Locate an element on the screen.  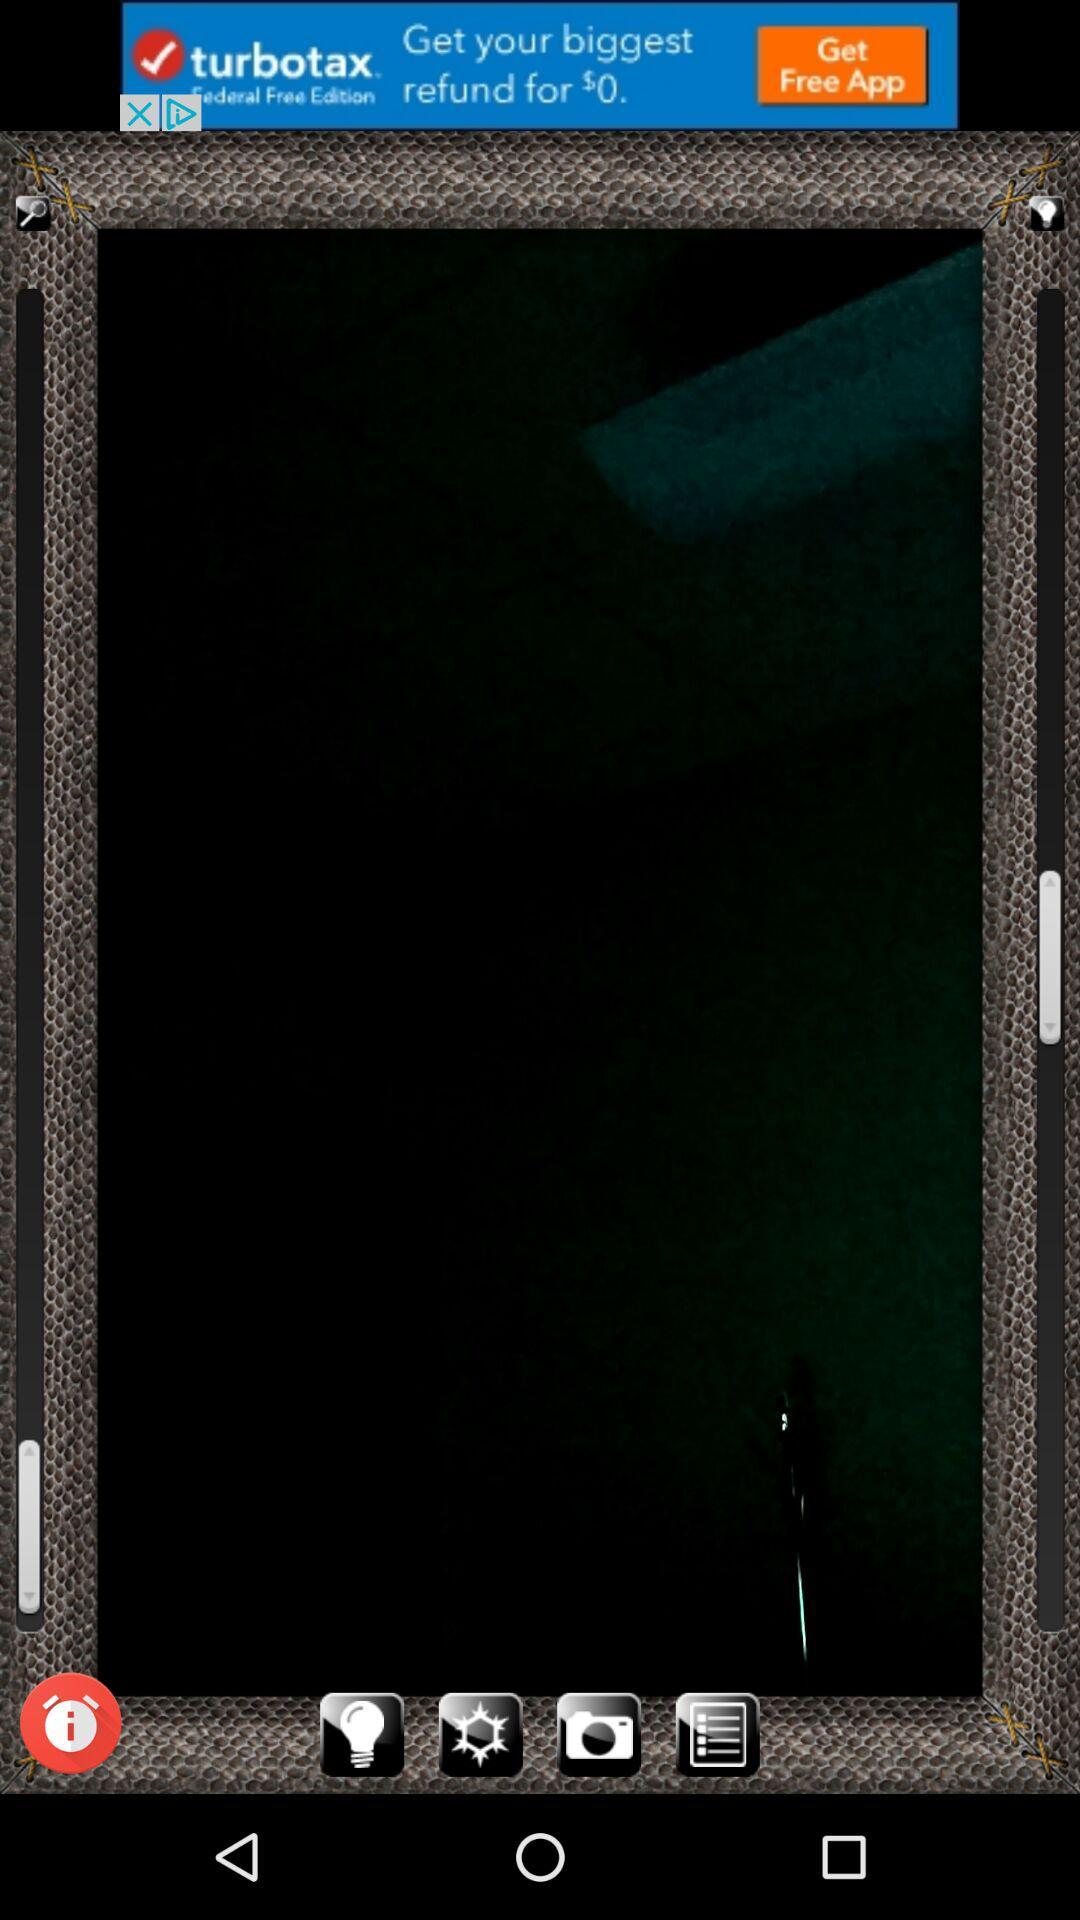
advertisement display is located at coordinates (540, 65).